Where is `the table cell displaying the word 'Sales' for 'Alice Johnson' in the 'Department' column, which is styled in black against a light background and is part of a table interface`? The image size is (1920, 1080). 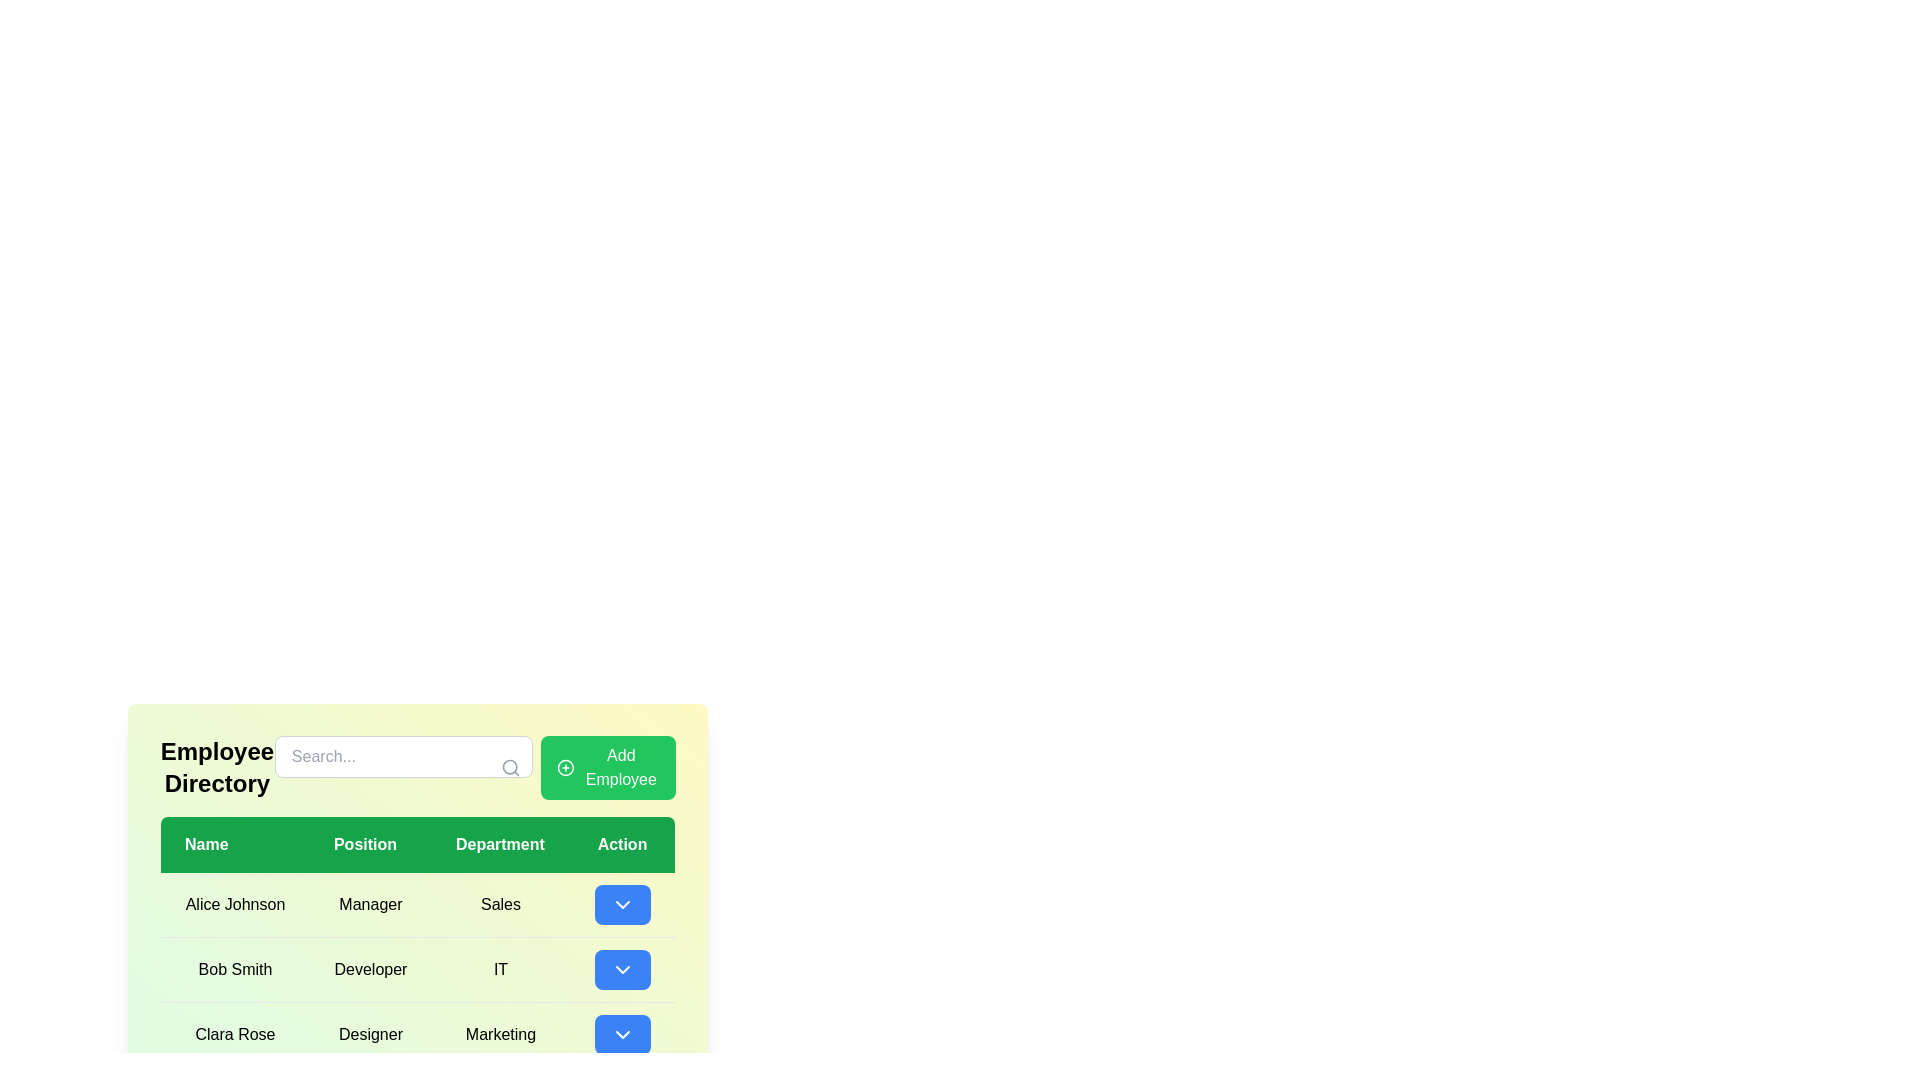
the table cell displaying the word 'Sales' for 'Alice Johnson' in the 'Department' column, which is styled in black against a light background and is part of a table interface is located at coordinates (500, 905).